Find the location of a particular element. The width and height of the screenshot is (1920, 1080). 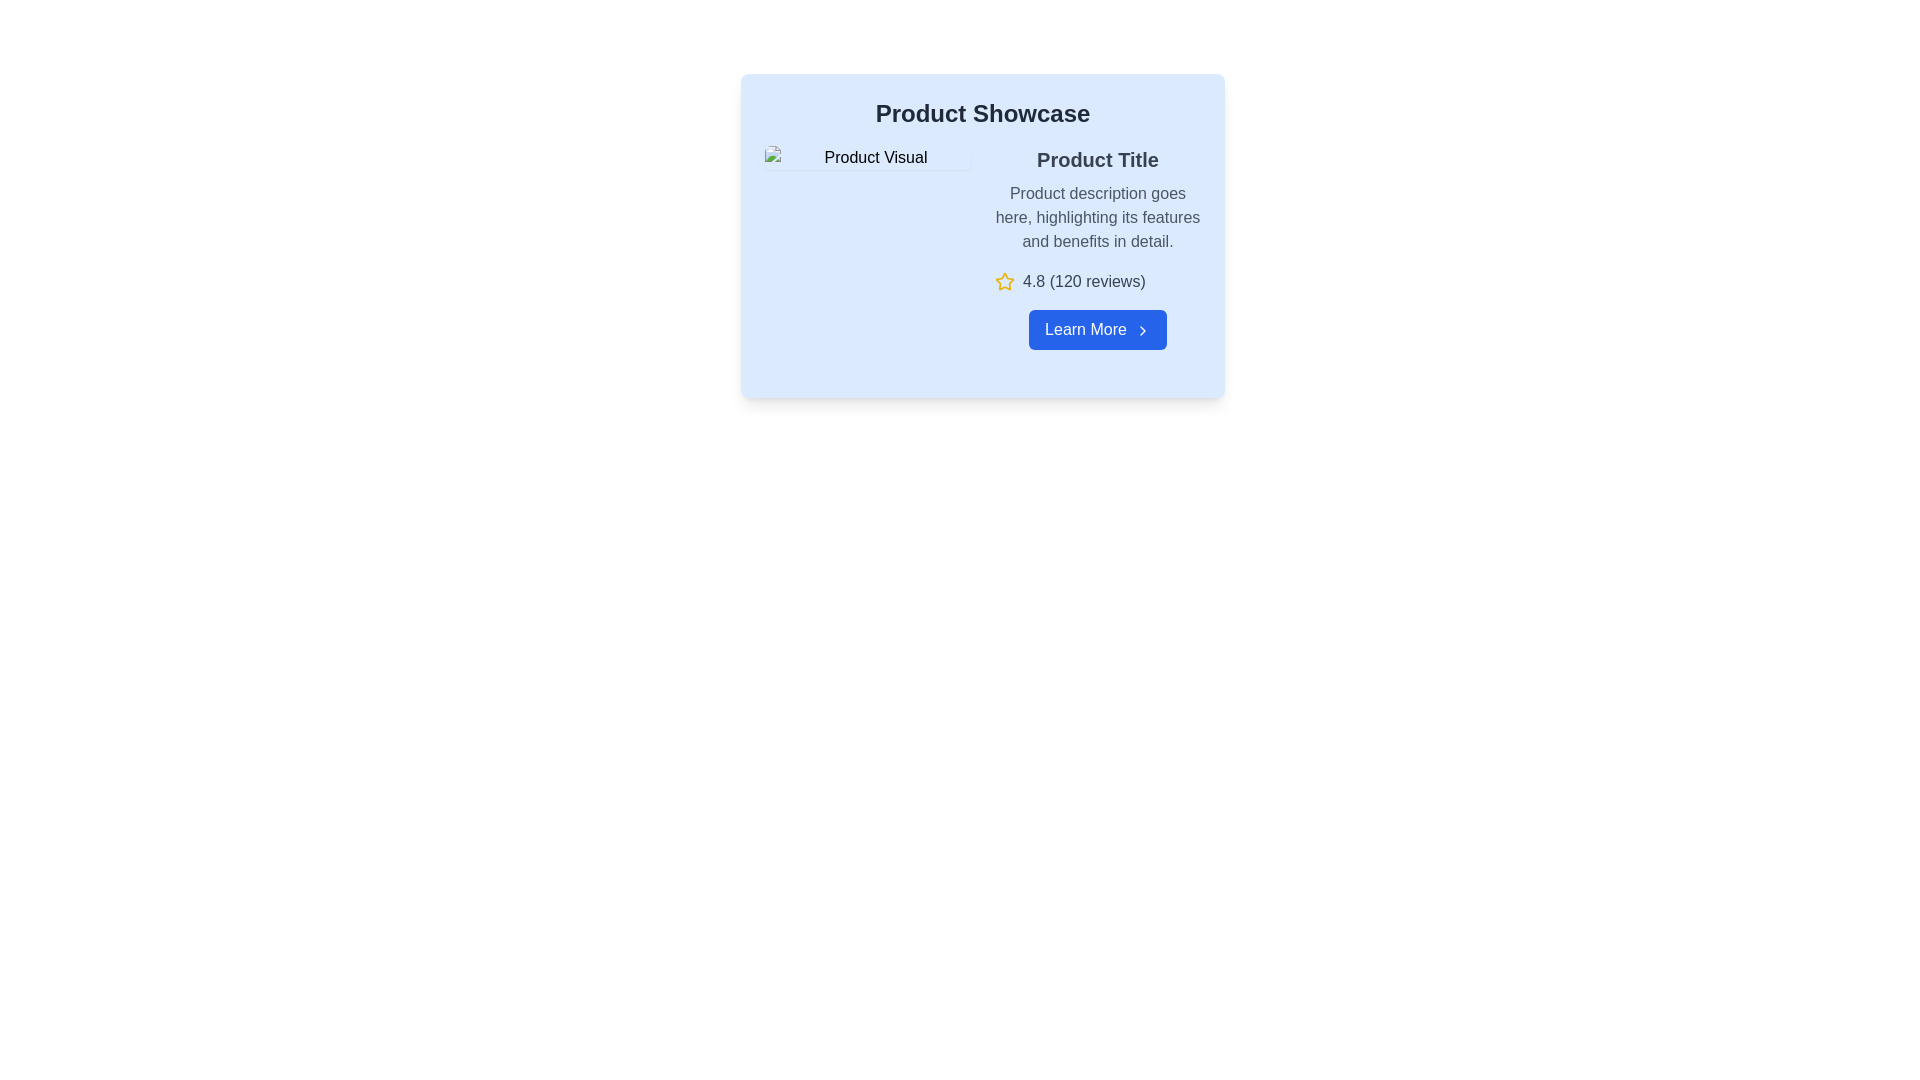

the chevron icon located at the right side of the 'Learn More' button, which indicates additional content or navigation is available is located at coordinates (1142, 329).